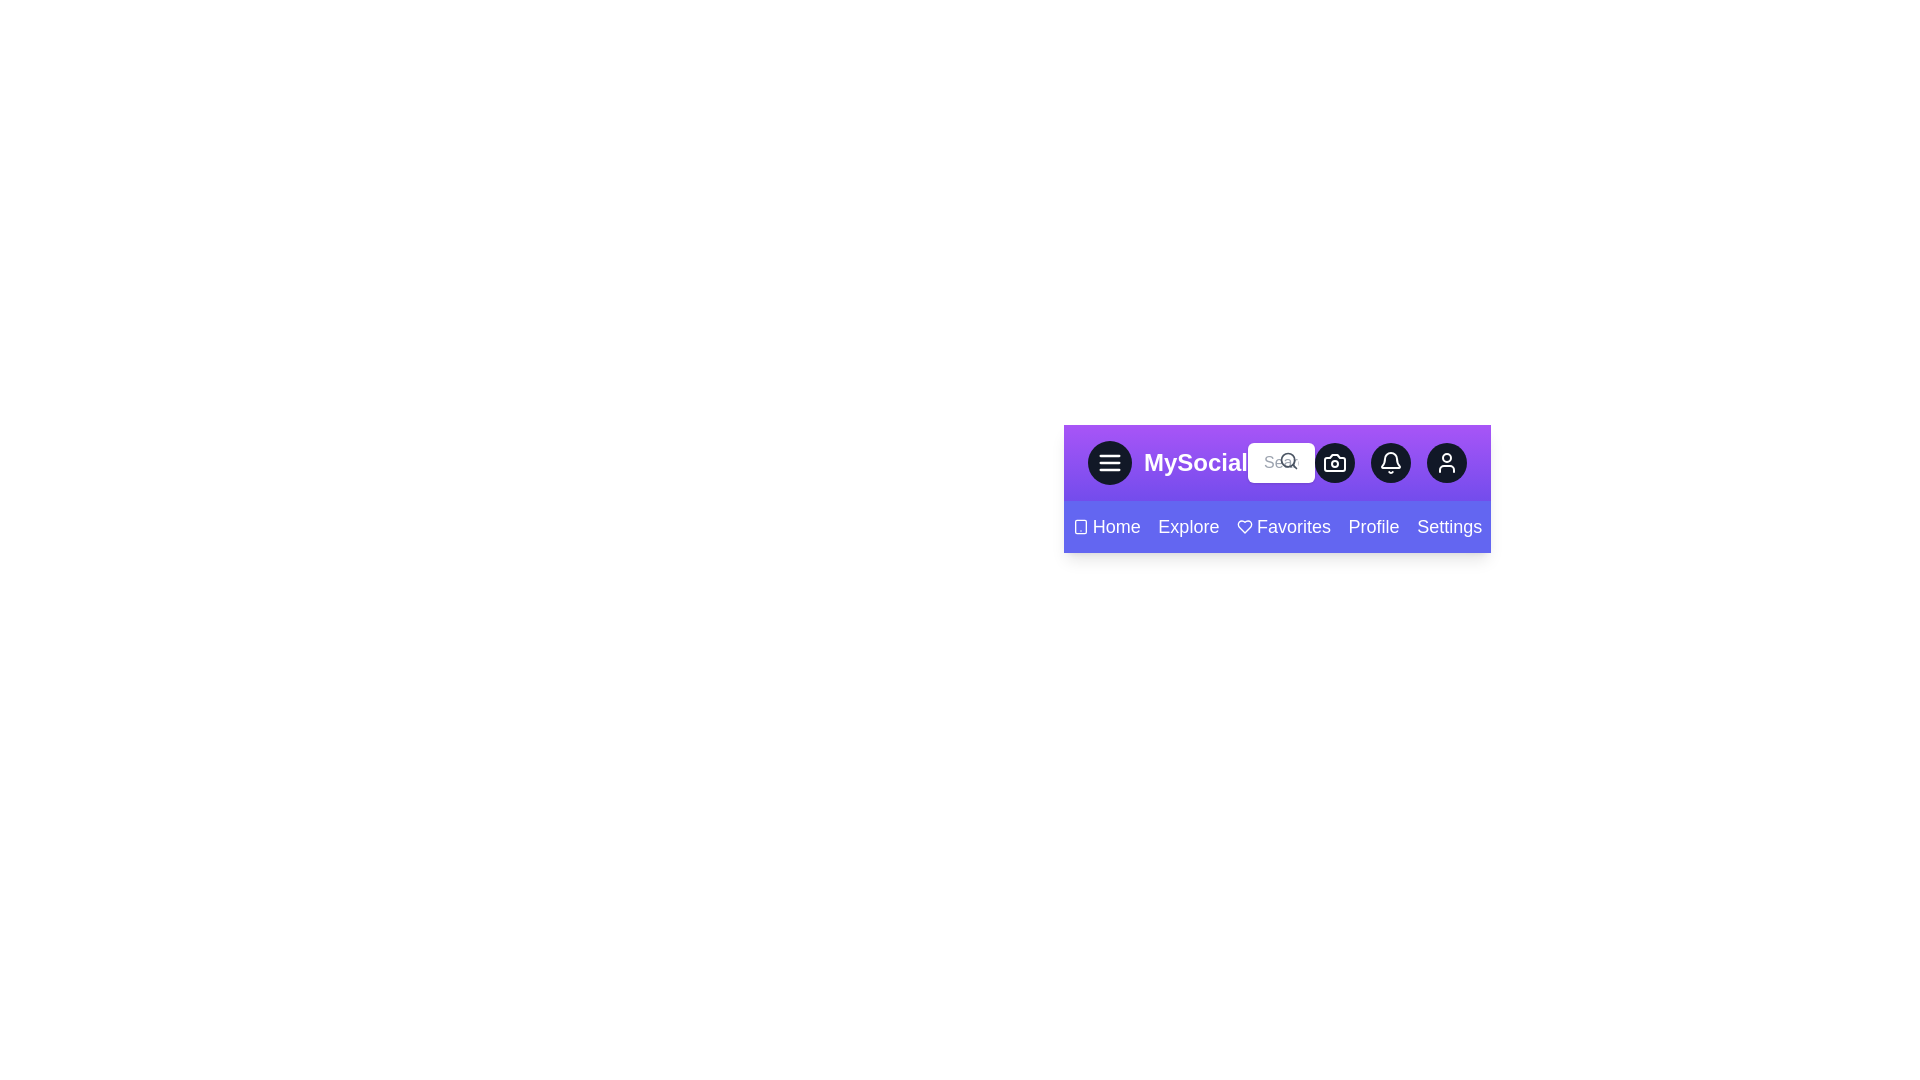 The image size is (1920, 1080). What do you see at coordinates (1108, 462) in the screenshot?
I see `the menu button to toggle the navigation menu` at bounding box center [1108, 462].